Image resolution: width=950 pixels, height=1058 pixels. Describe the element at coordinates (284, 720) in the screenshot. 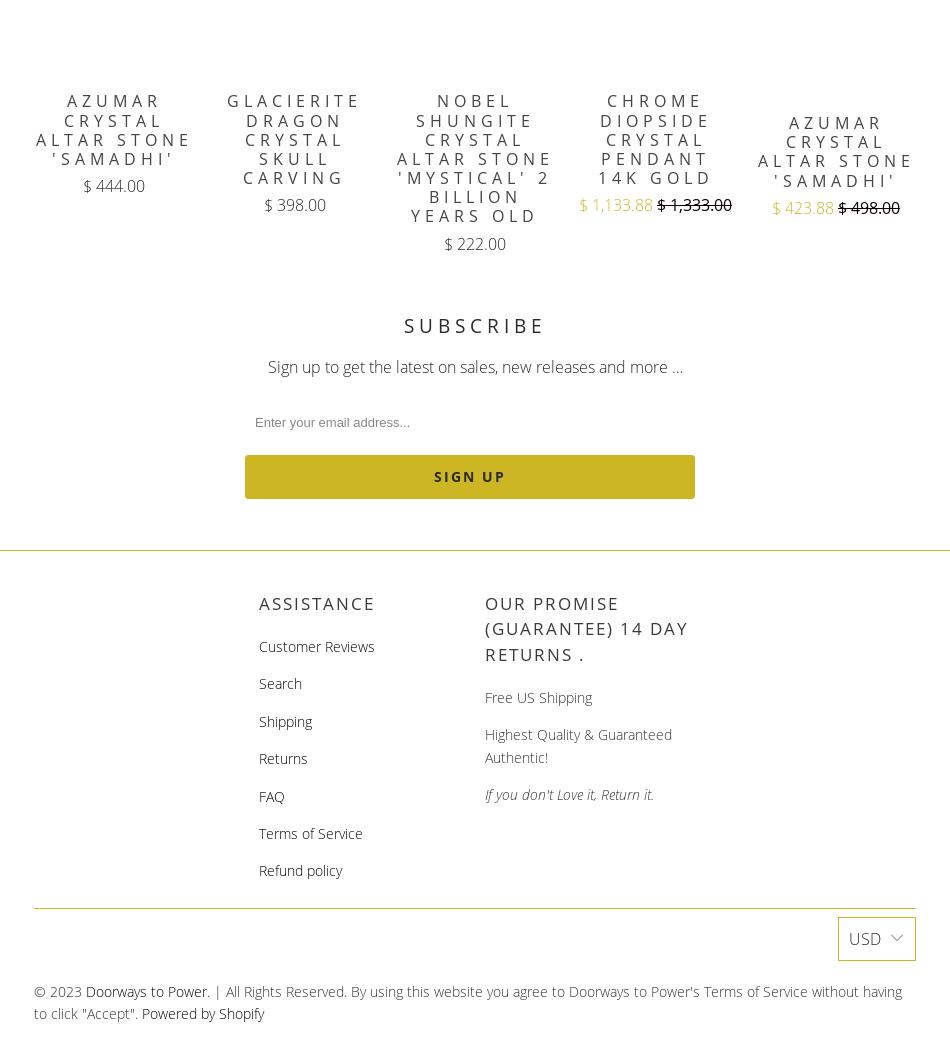

I see `'Shipping'` at that location.